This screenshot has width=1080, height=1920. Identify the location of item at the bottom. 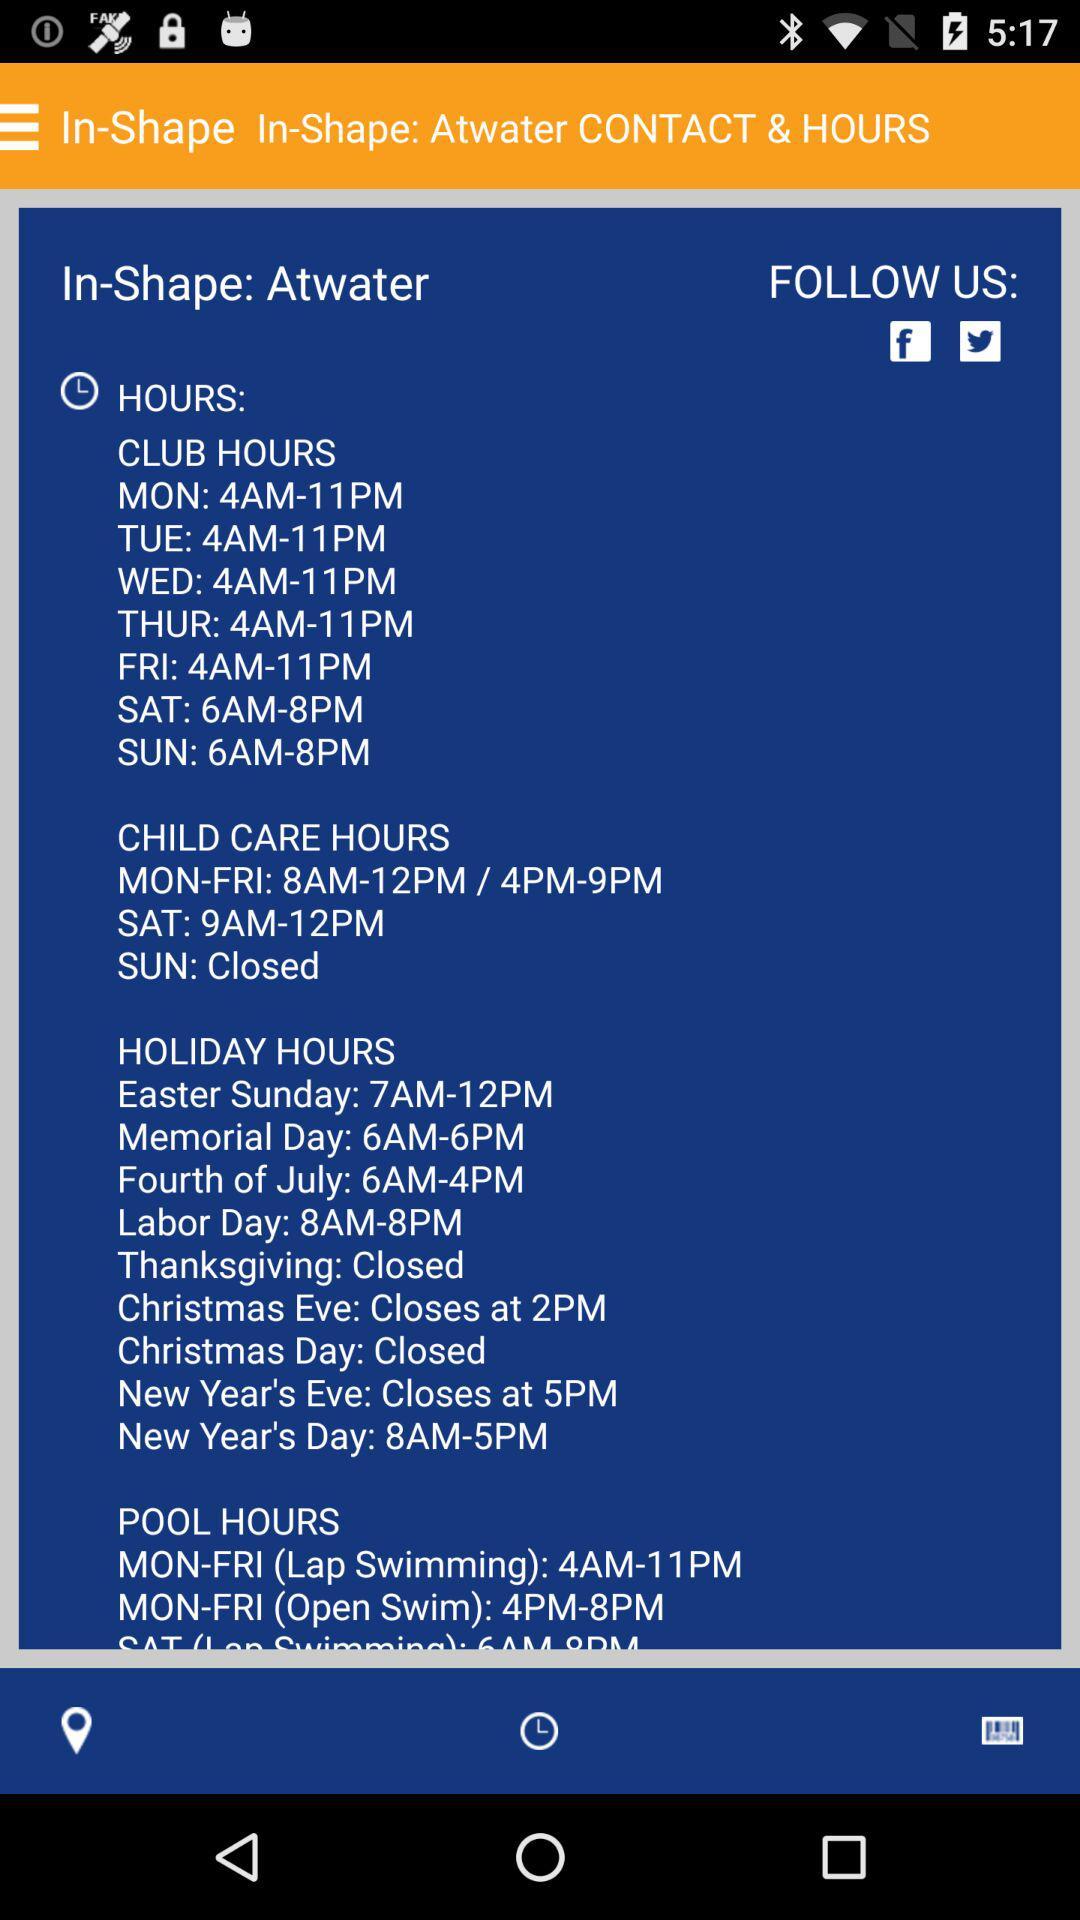
(538, 1730).